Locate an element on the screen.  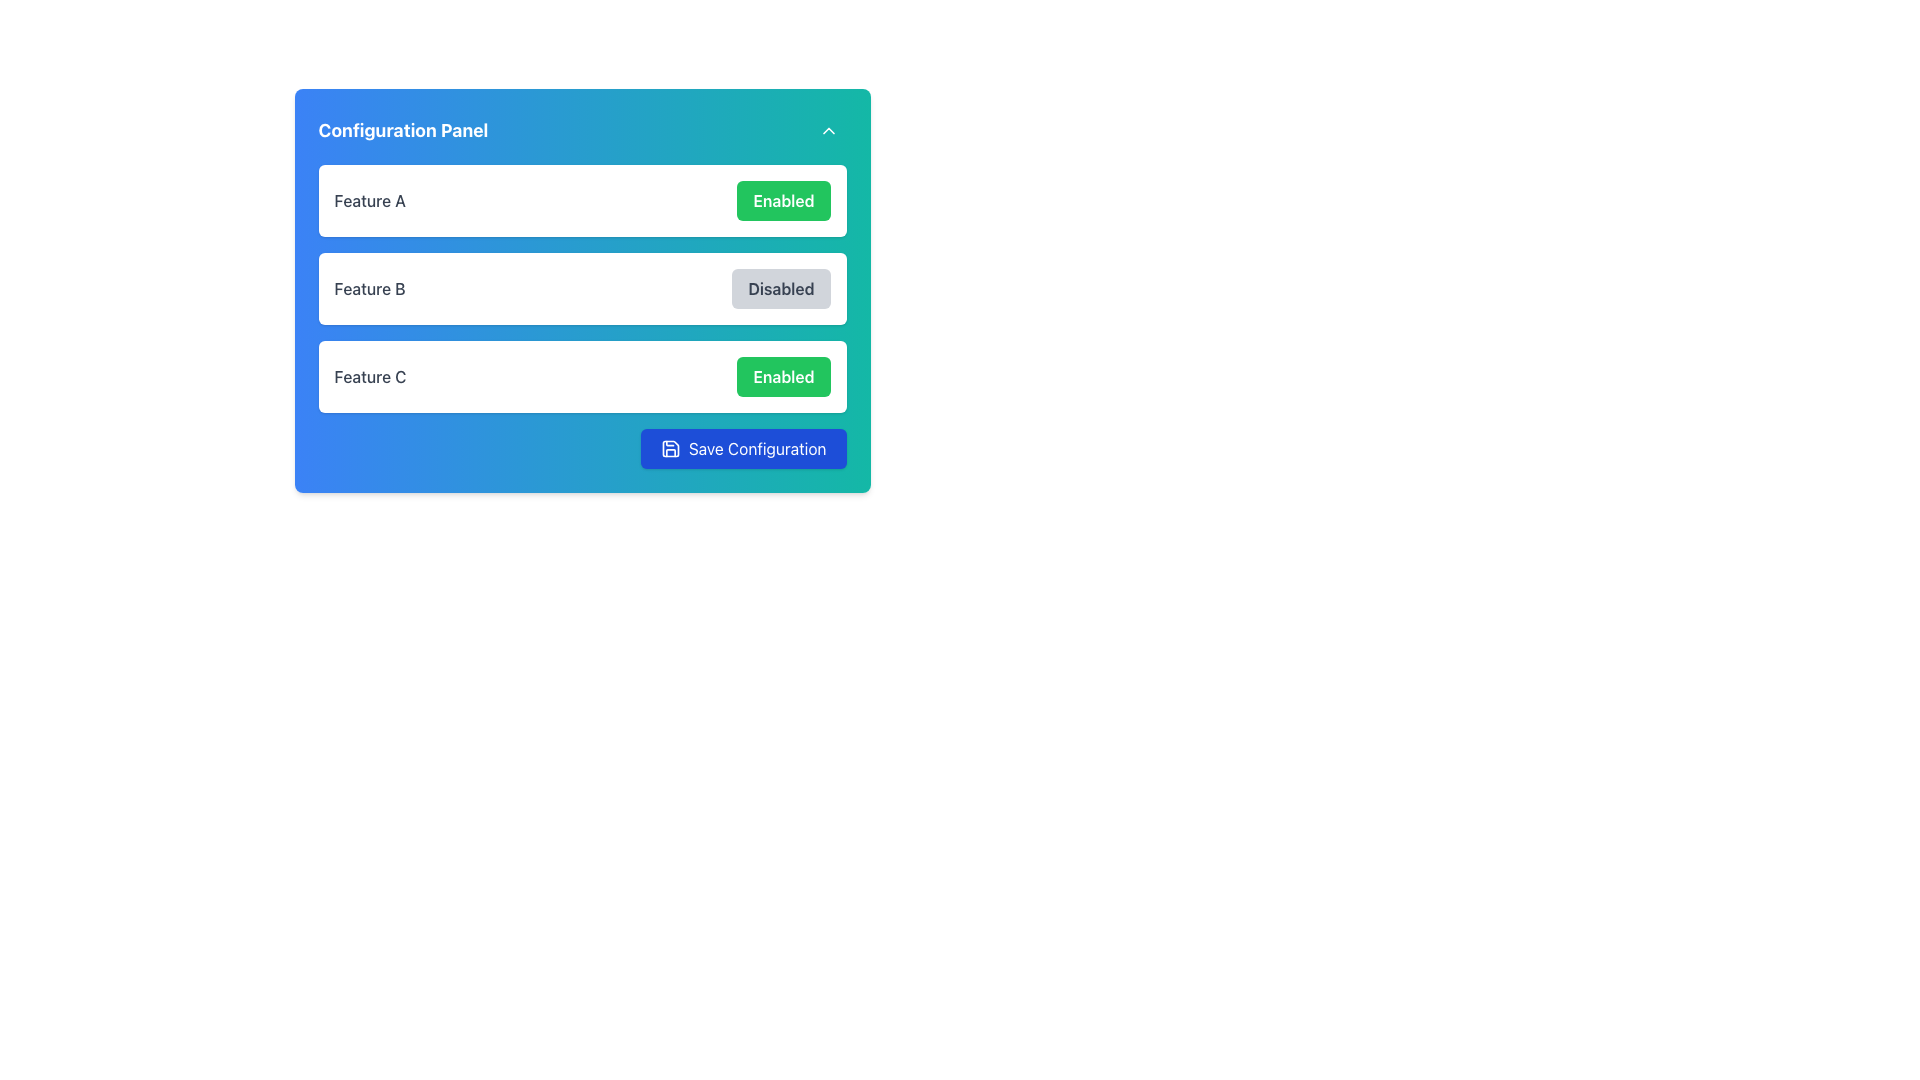
the floppy disk icon displayed on the 'Save Configuration' button, located at the bottom center of the configuration panel is located at coordinates (670, 447).